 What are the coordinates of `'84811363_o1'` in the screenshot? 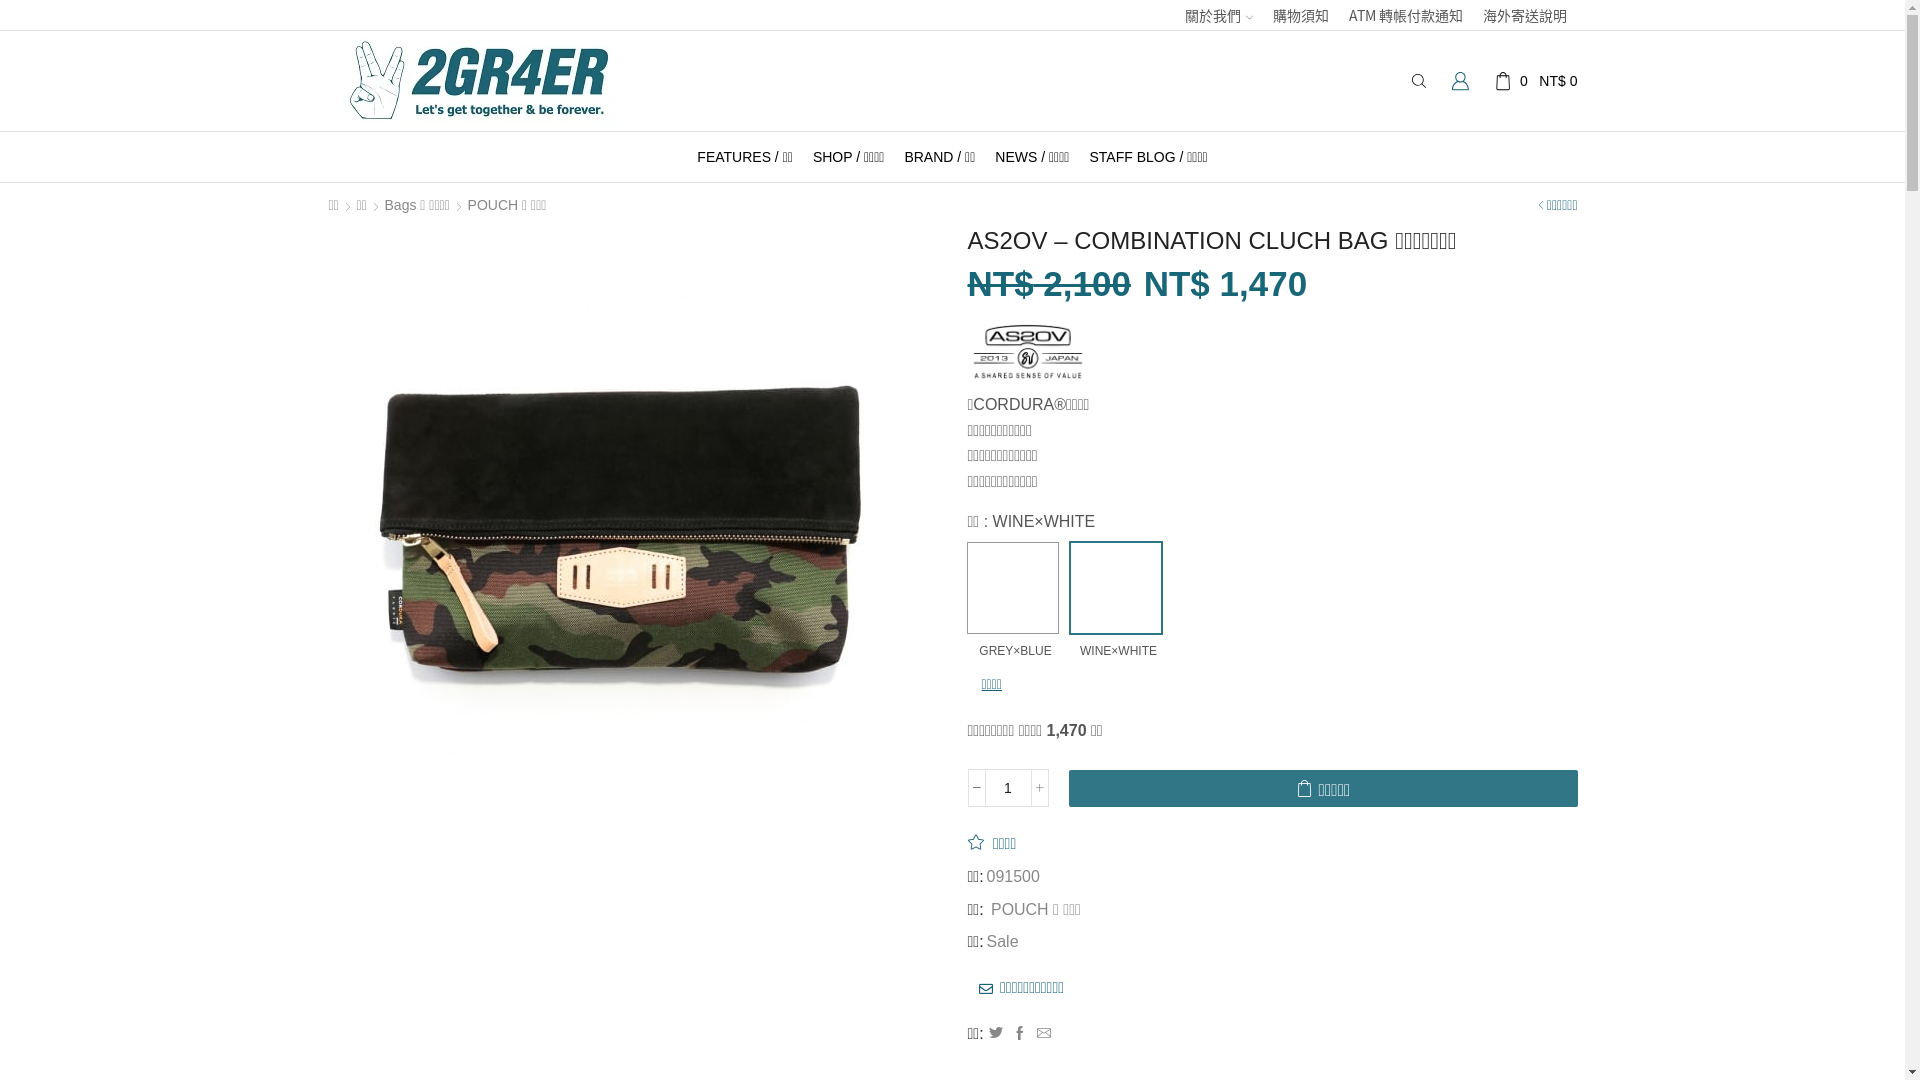 It's located at (632, 500).